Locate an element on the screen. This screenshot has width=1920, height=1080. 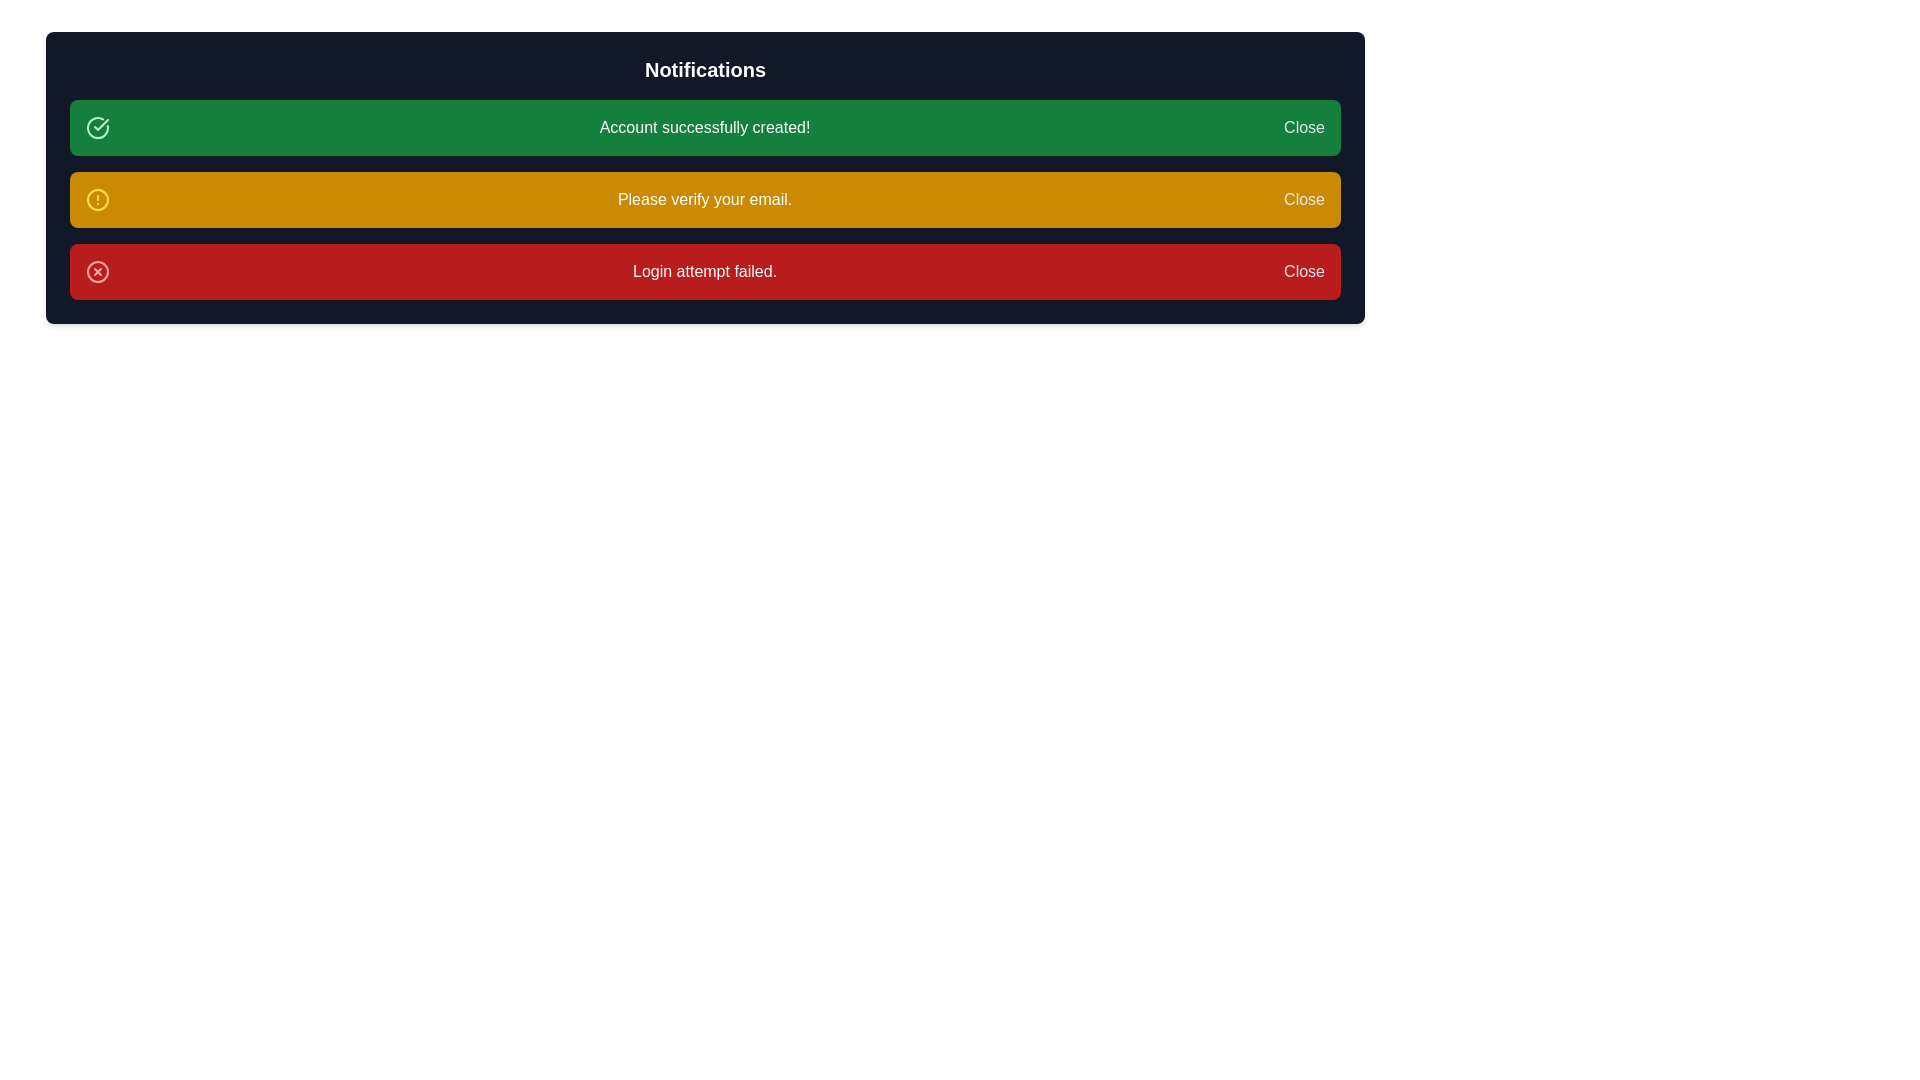
the text label displaying 'Please verify your email.' which is the second notification in the list of alert notifications, set against a yellow background is located at coordinates (705, 200).